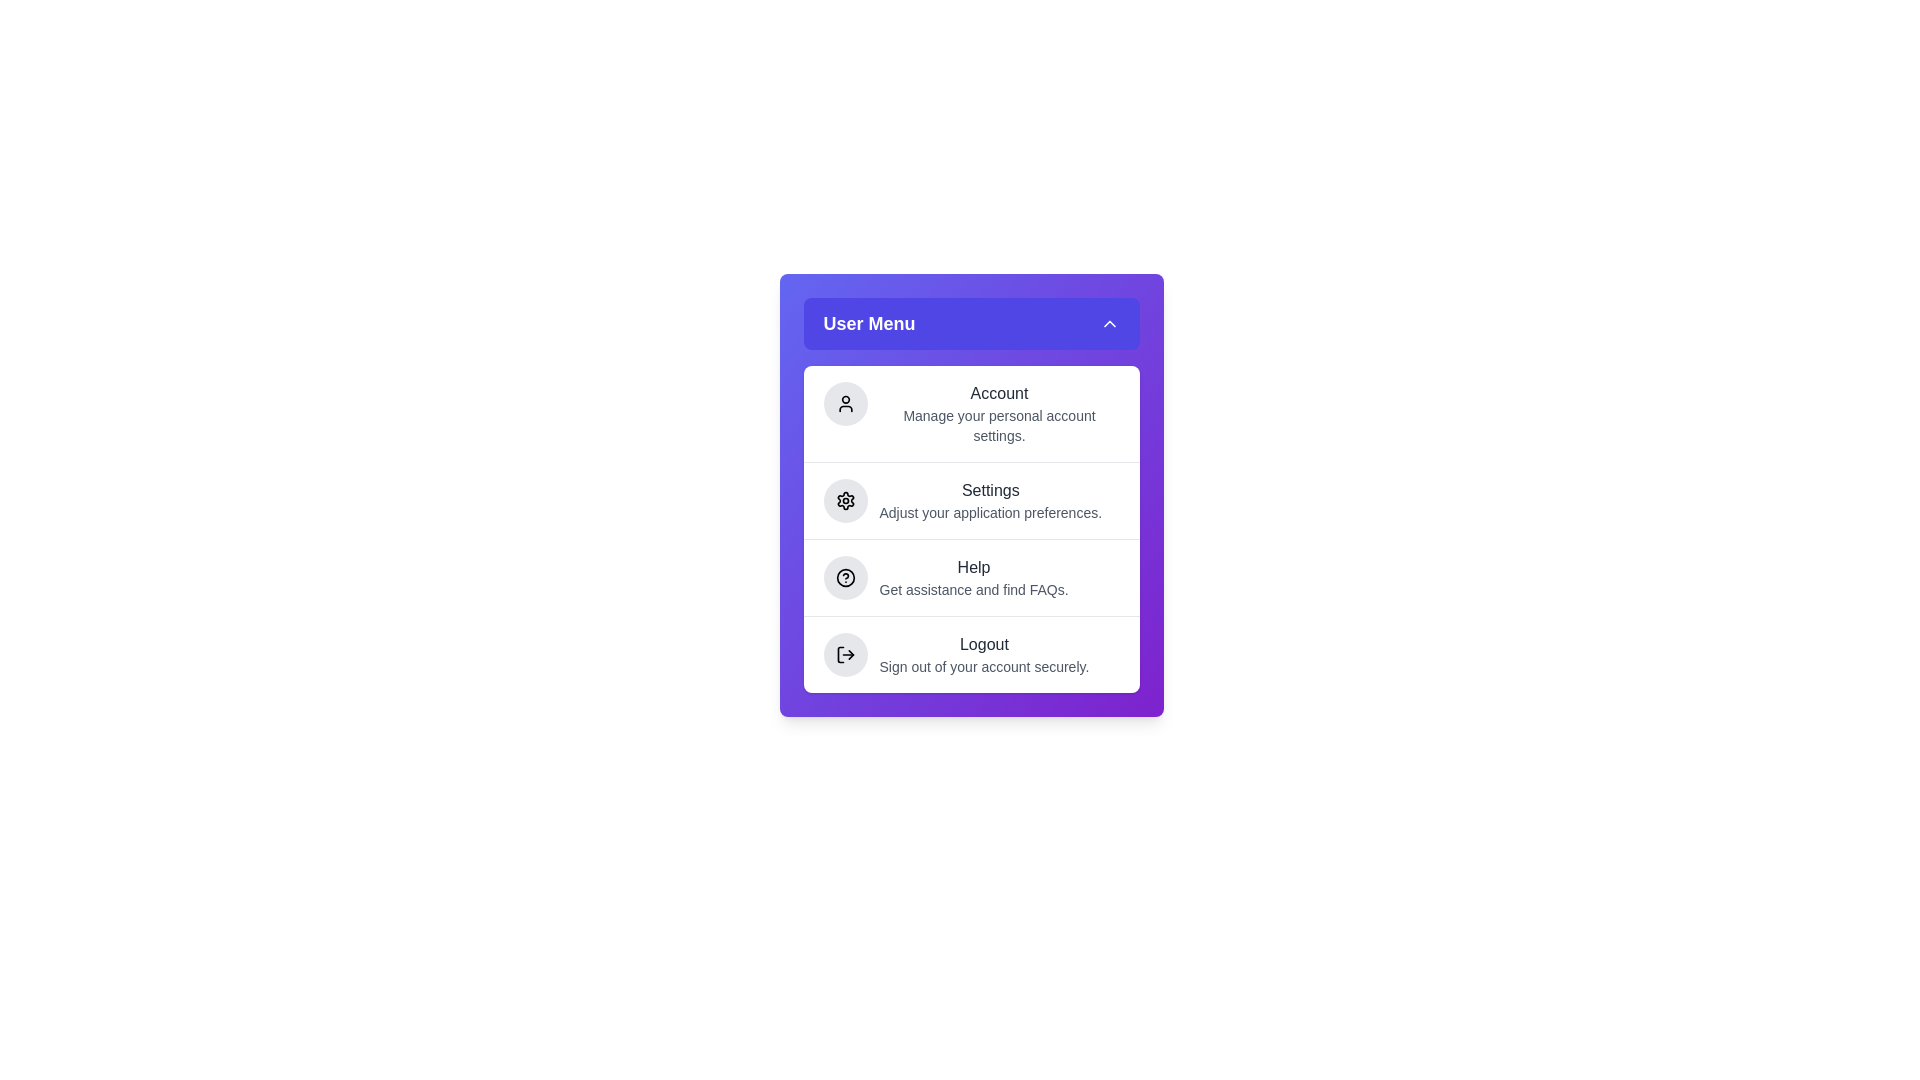 The image size is (1920, 1080). I want to click on the menu item Logout from the menu, so click(971, 654).